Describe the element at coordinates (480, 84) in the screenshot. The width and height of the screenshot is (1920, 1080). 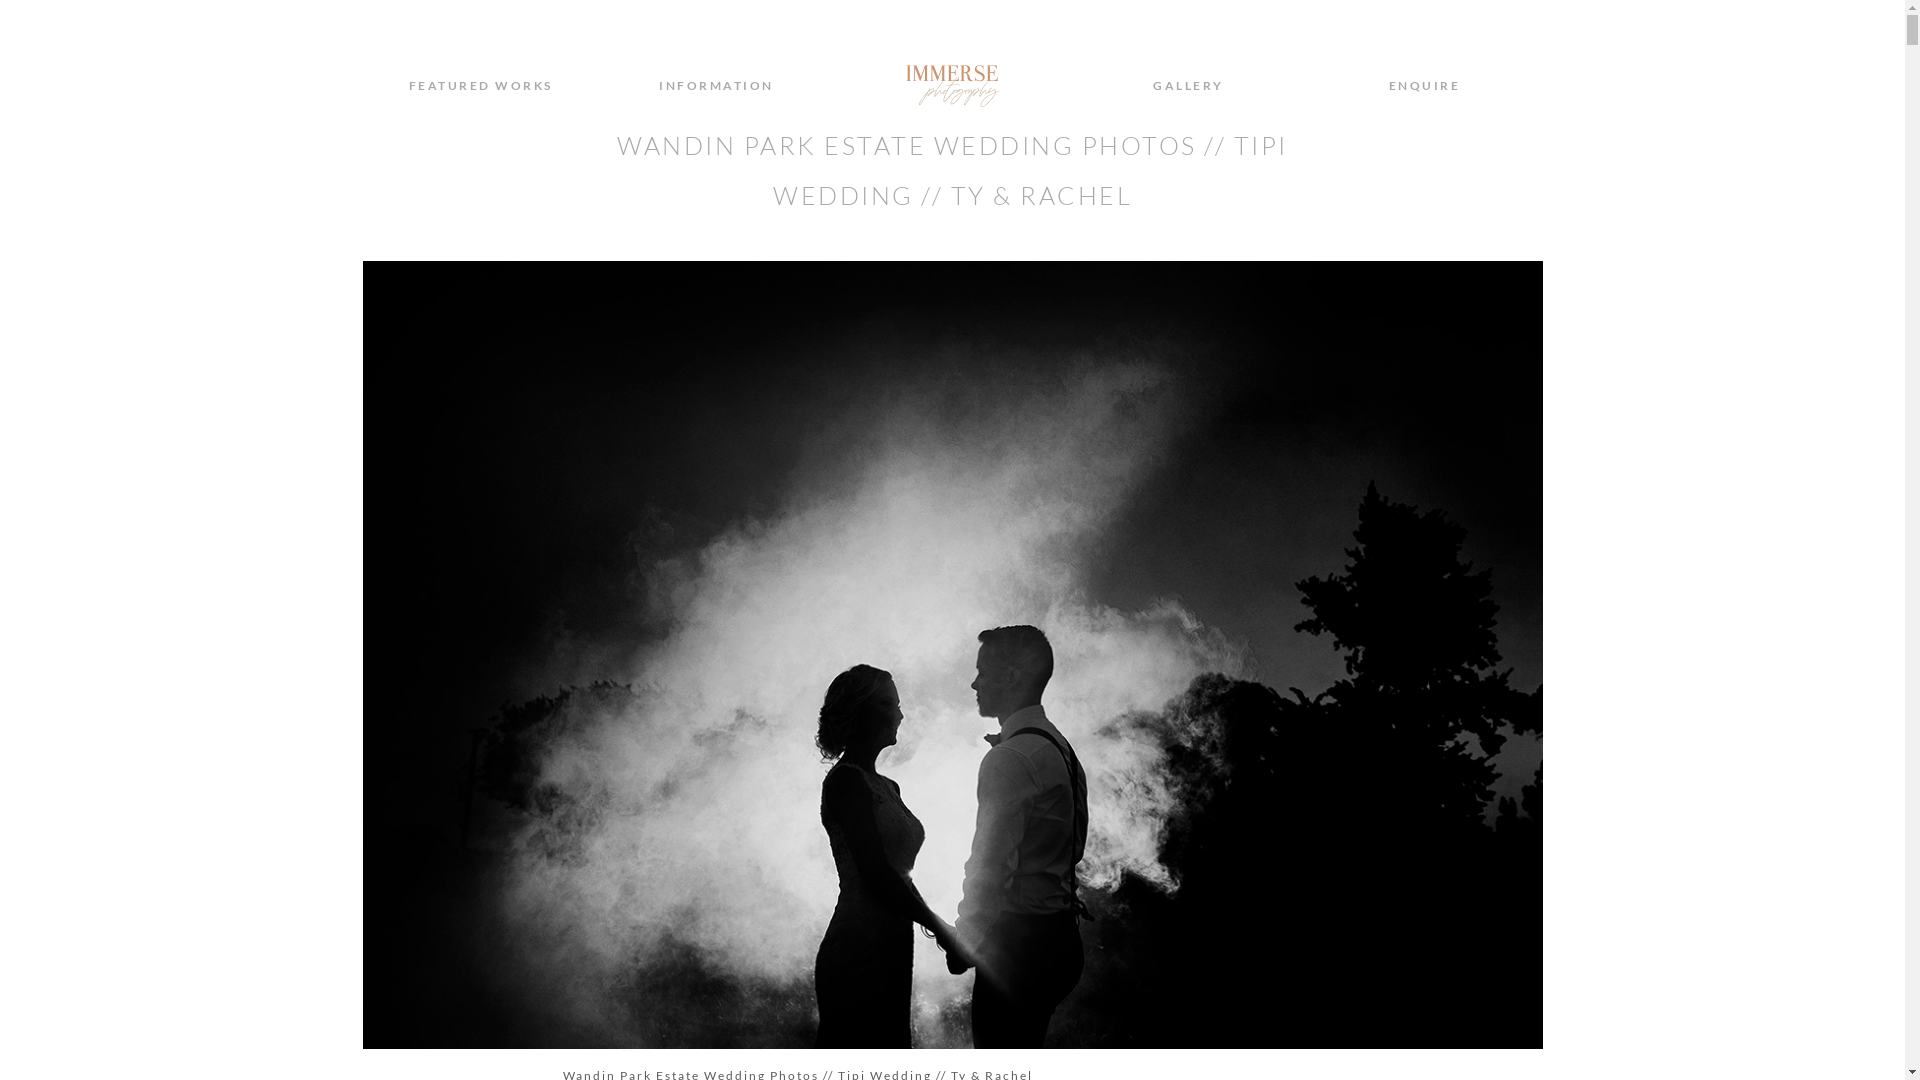
I see `'FEATURED WORKS'` at that location.